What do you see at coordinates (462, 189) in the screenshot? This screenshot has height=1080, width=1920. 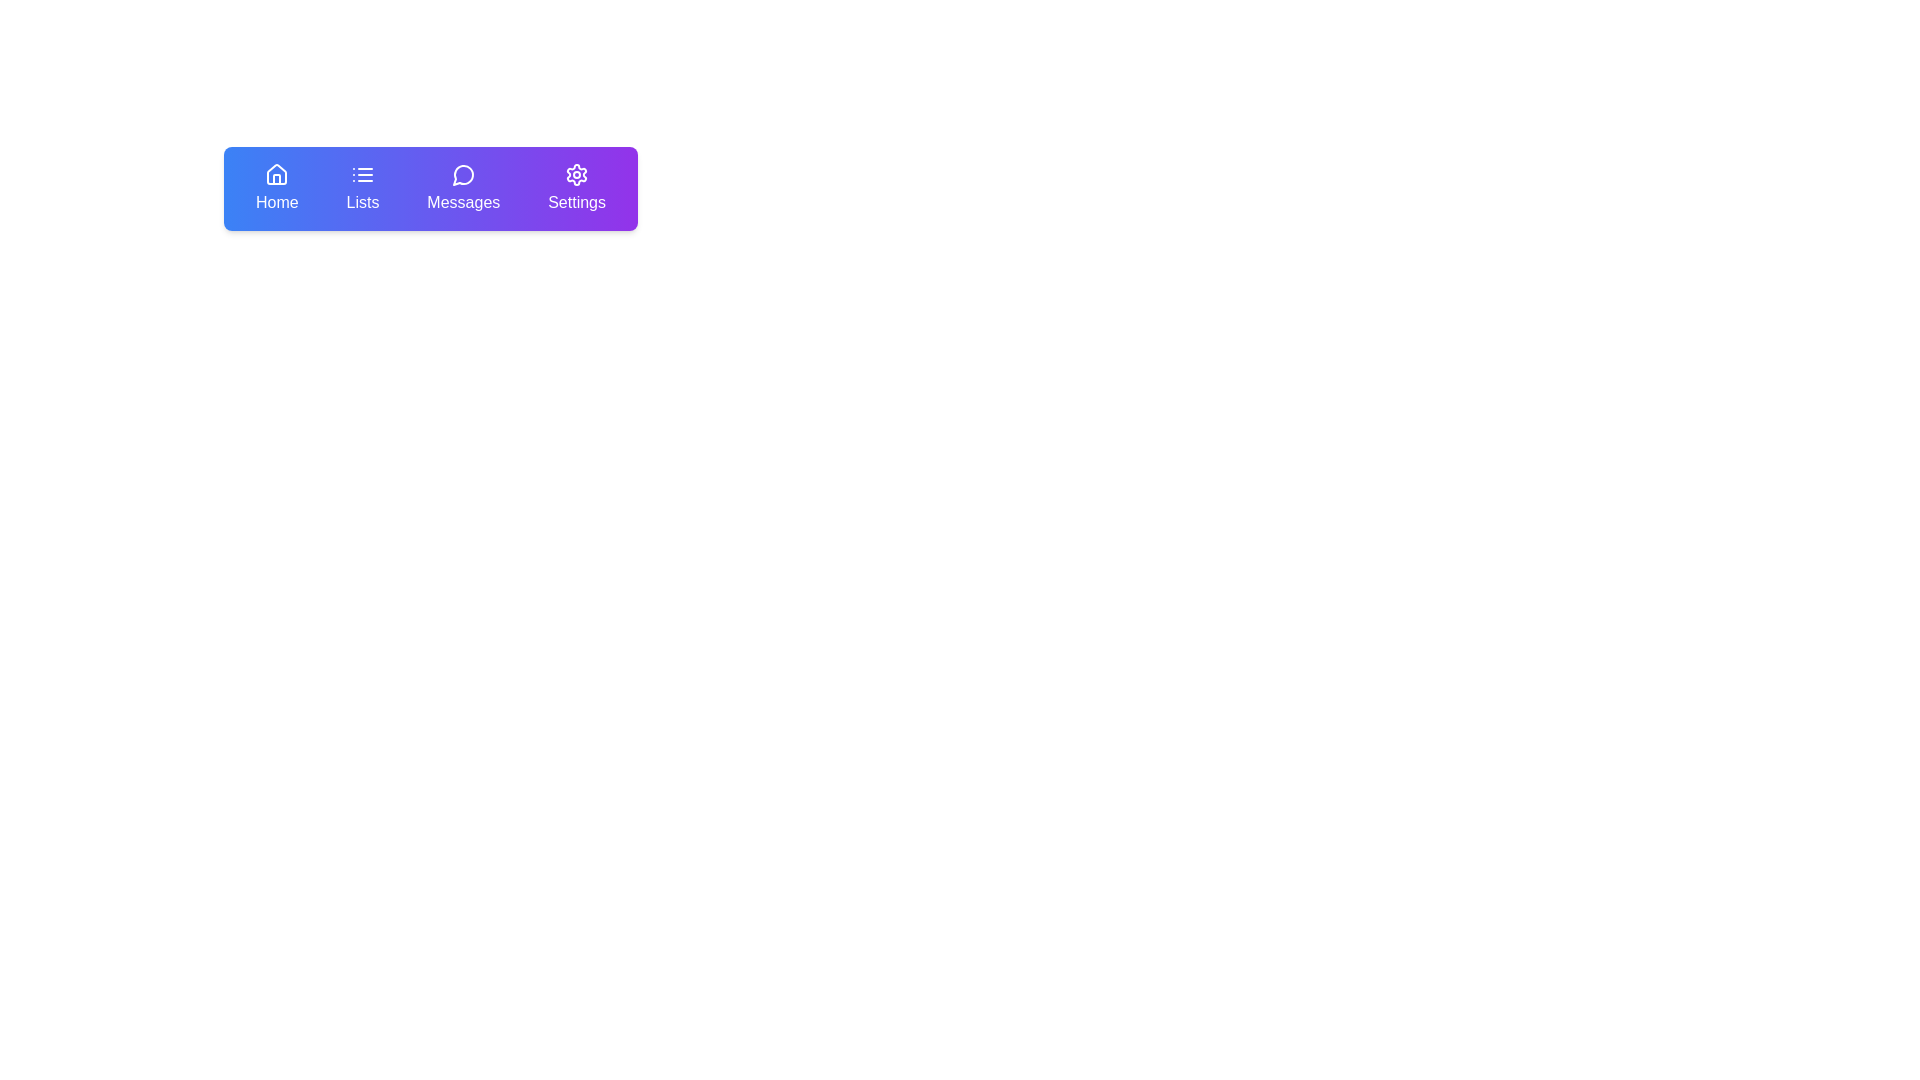 I see `the 'Messages' navigation item in the horizontal menu` at bounding box center [462, 189].